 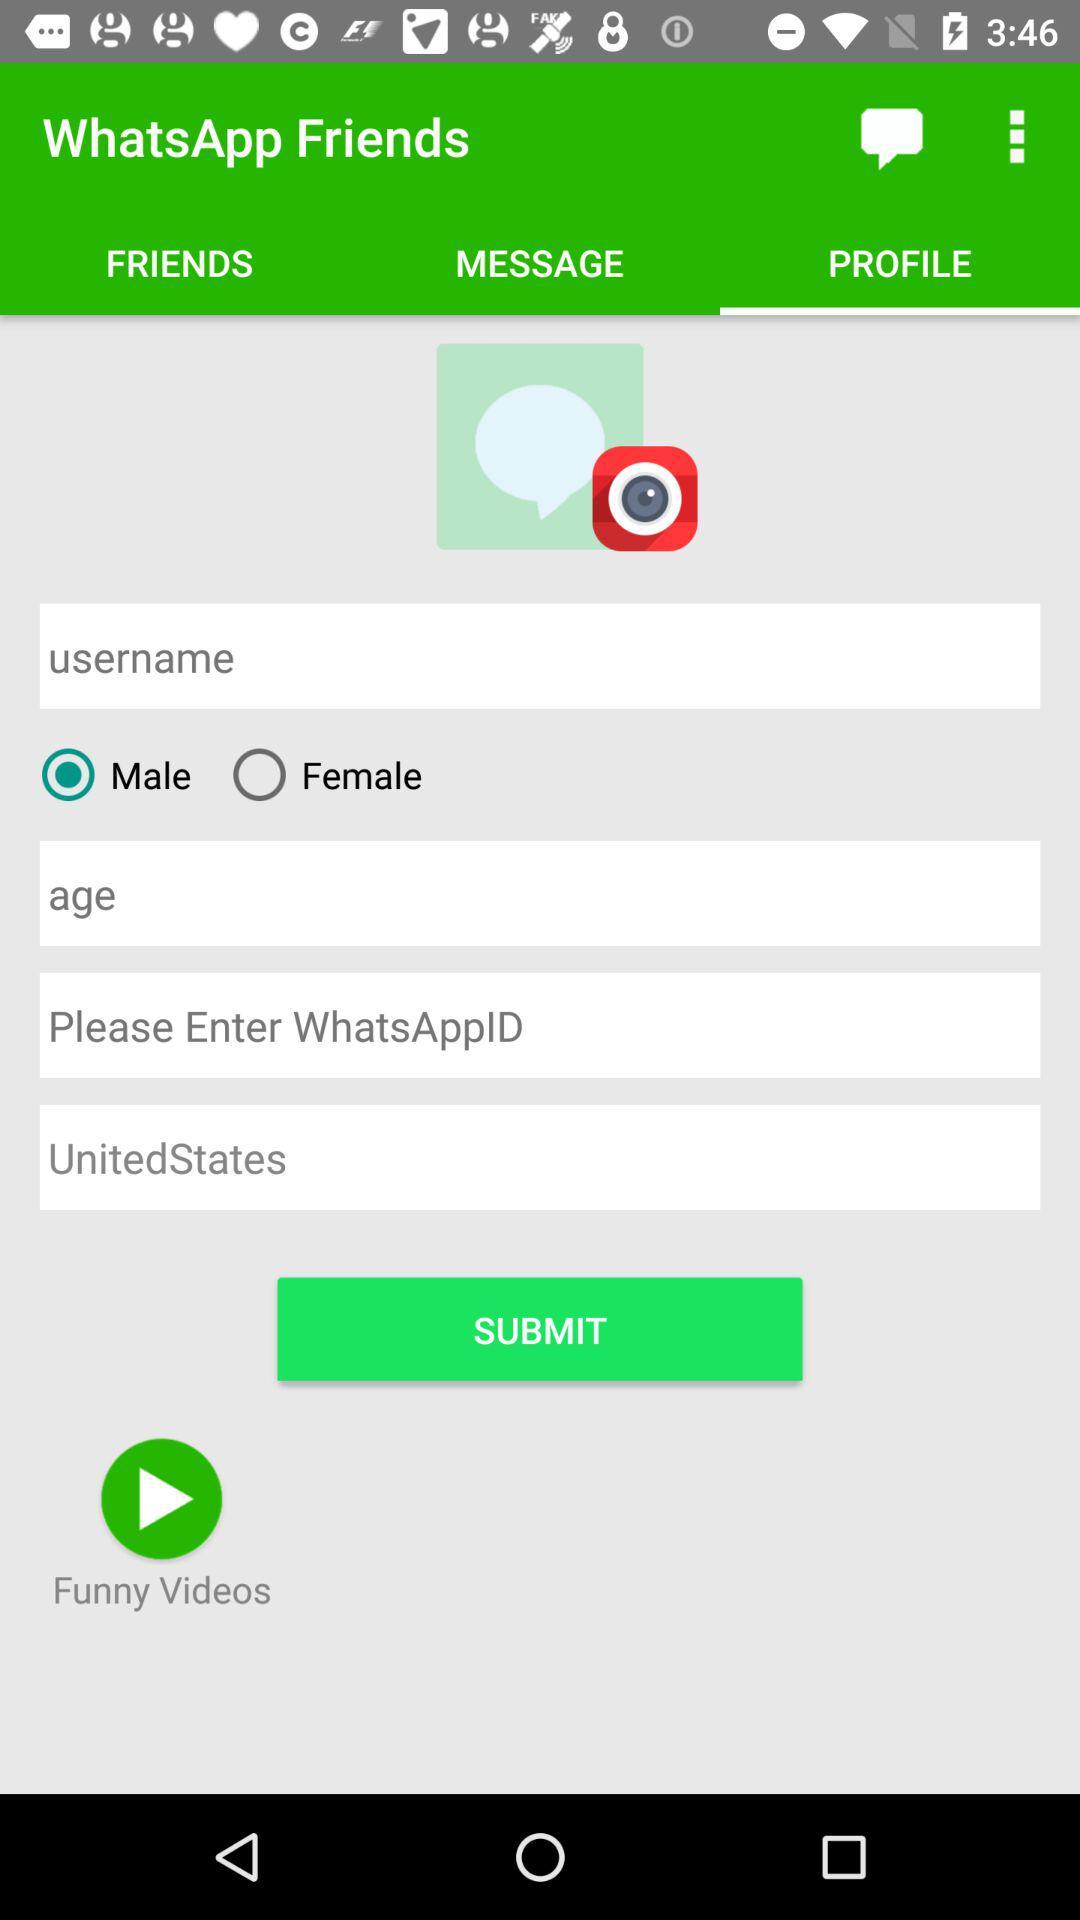 What do you see at coordinates (540, 1025) in the screenshot?
I see `whatsappid text box` at bounding box center [540, 1025].